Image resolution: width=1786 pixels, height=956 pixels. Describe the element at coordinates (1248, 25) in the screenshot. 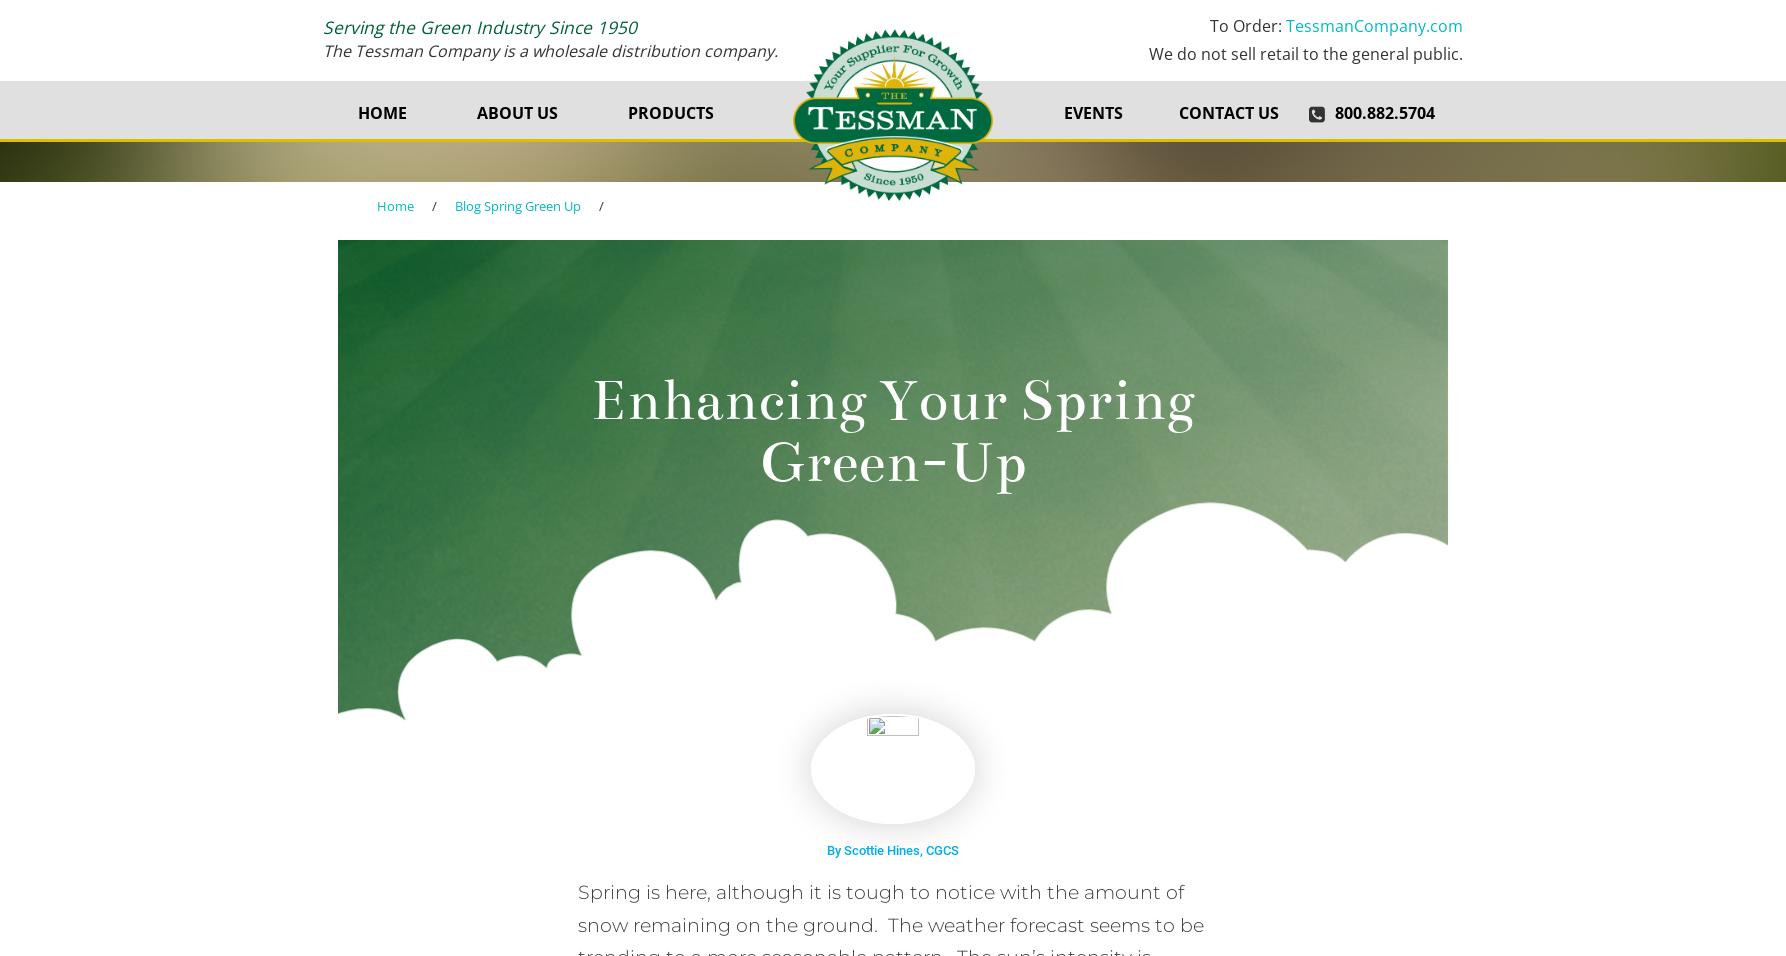

I see `'To Order:'` at that location.